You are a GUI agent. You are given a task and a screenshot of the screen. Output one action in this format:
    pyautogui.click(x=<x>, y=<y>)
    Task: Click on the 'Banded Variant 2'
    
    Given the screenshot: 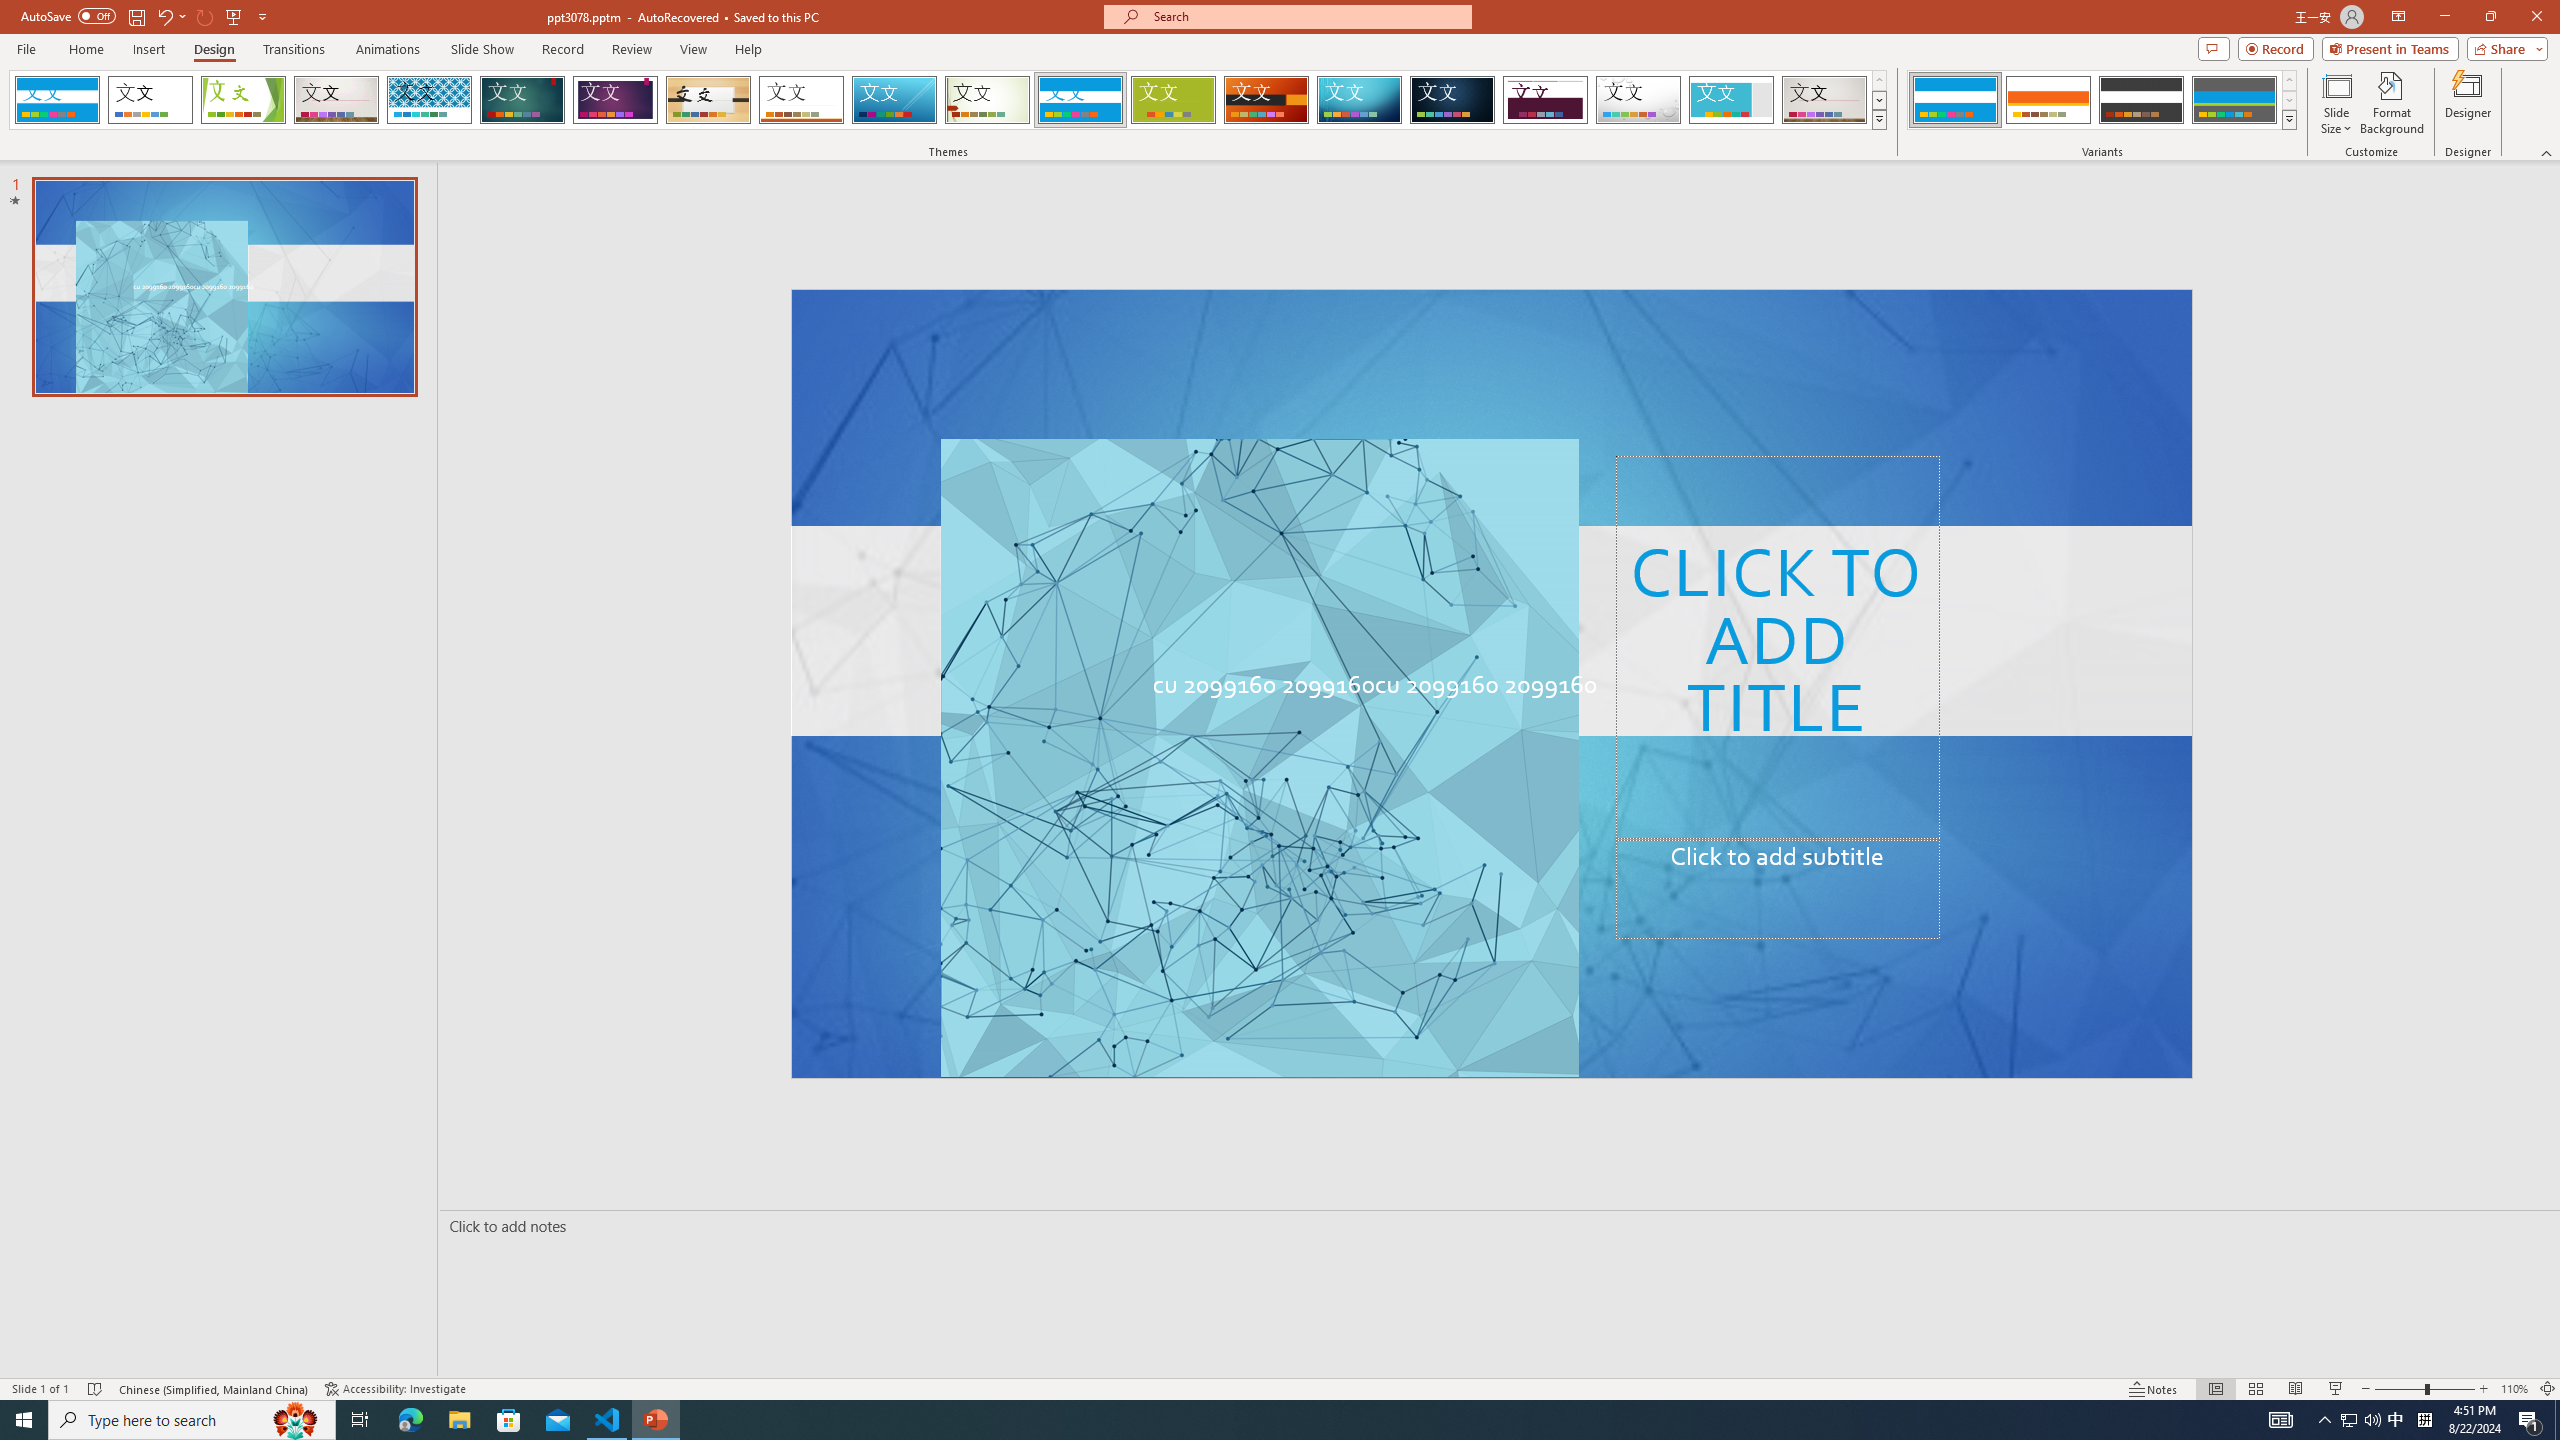 What is the action you would take?
    pyautogui.click(x=2047, y=99)
    